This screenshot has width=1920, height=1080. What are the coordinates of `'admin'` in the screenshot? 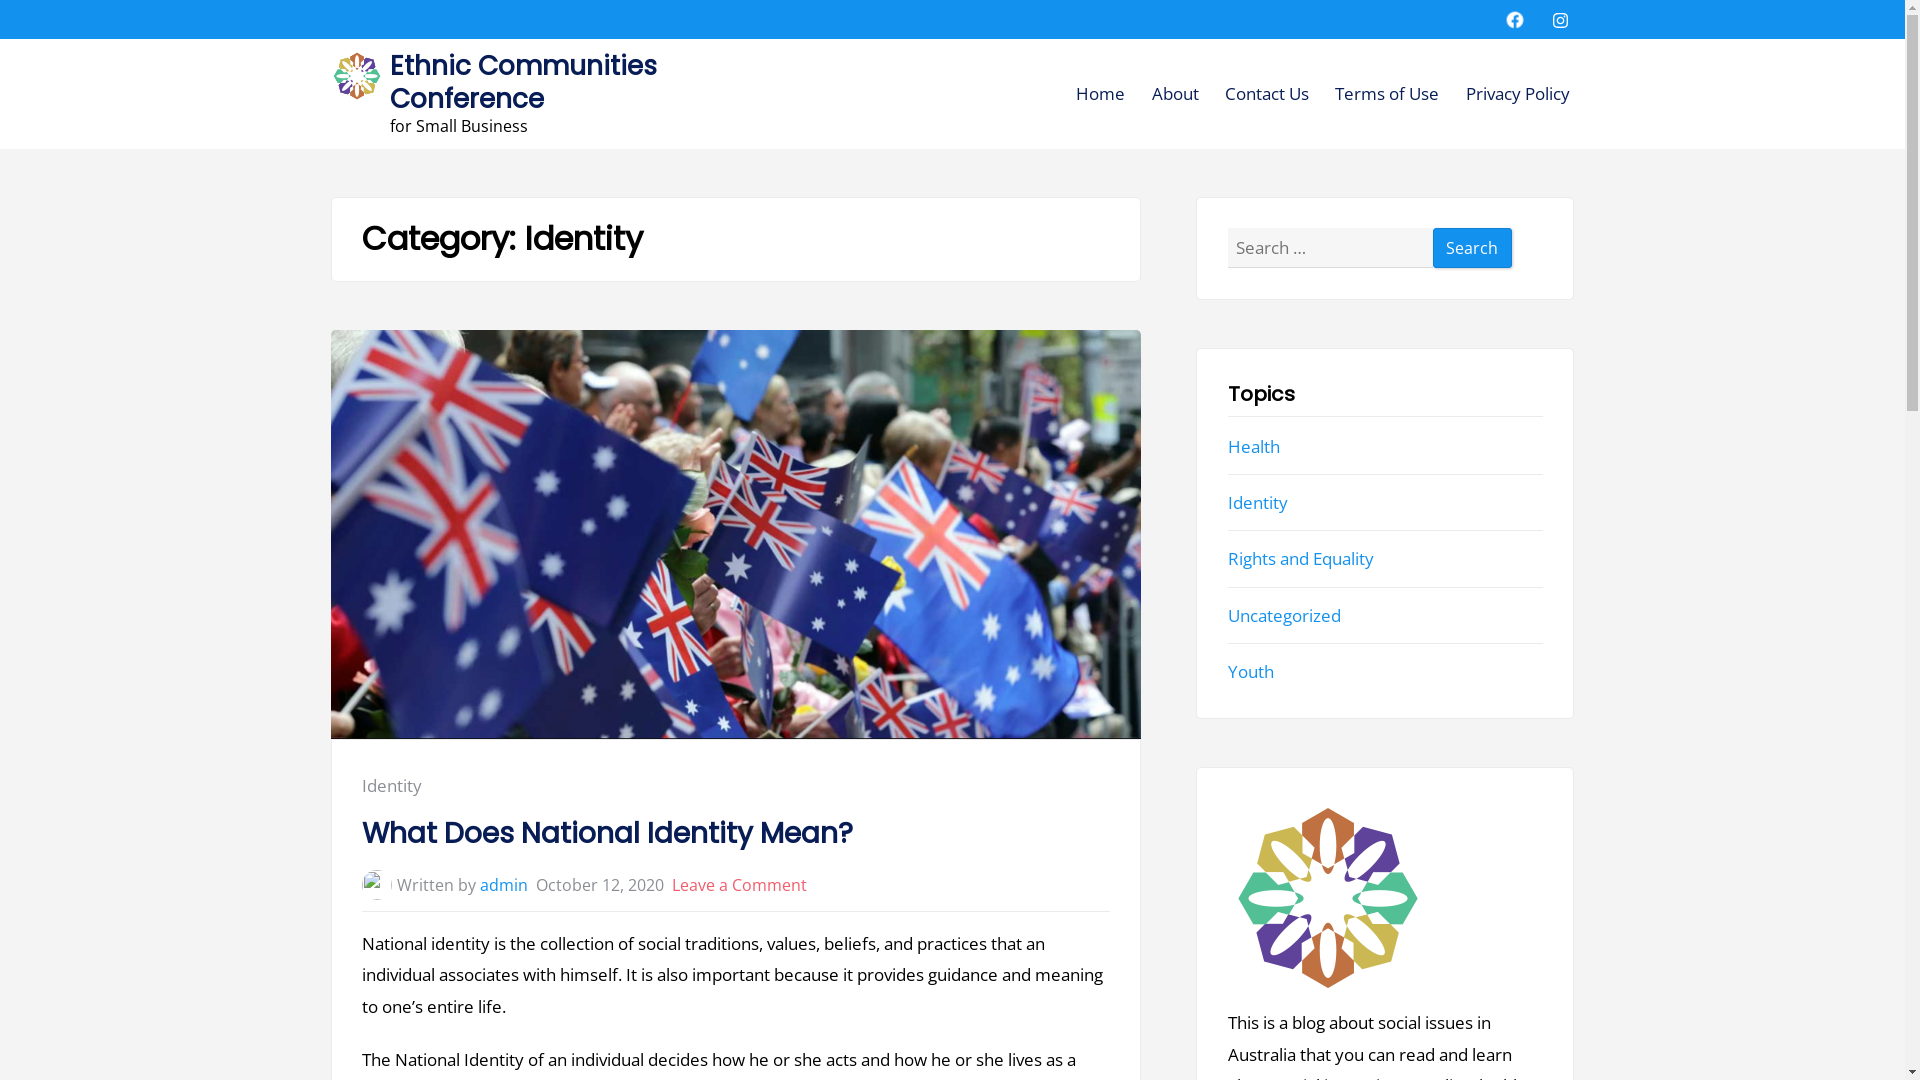 It's located at (504, 883).